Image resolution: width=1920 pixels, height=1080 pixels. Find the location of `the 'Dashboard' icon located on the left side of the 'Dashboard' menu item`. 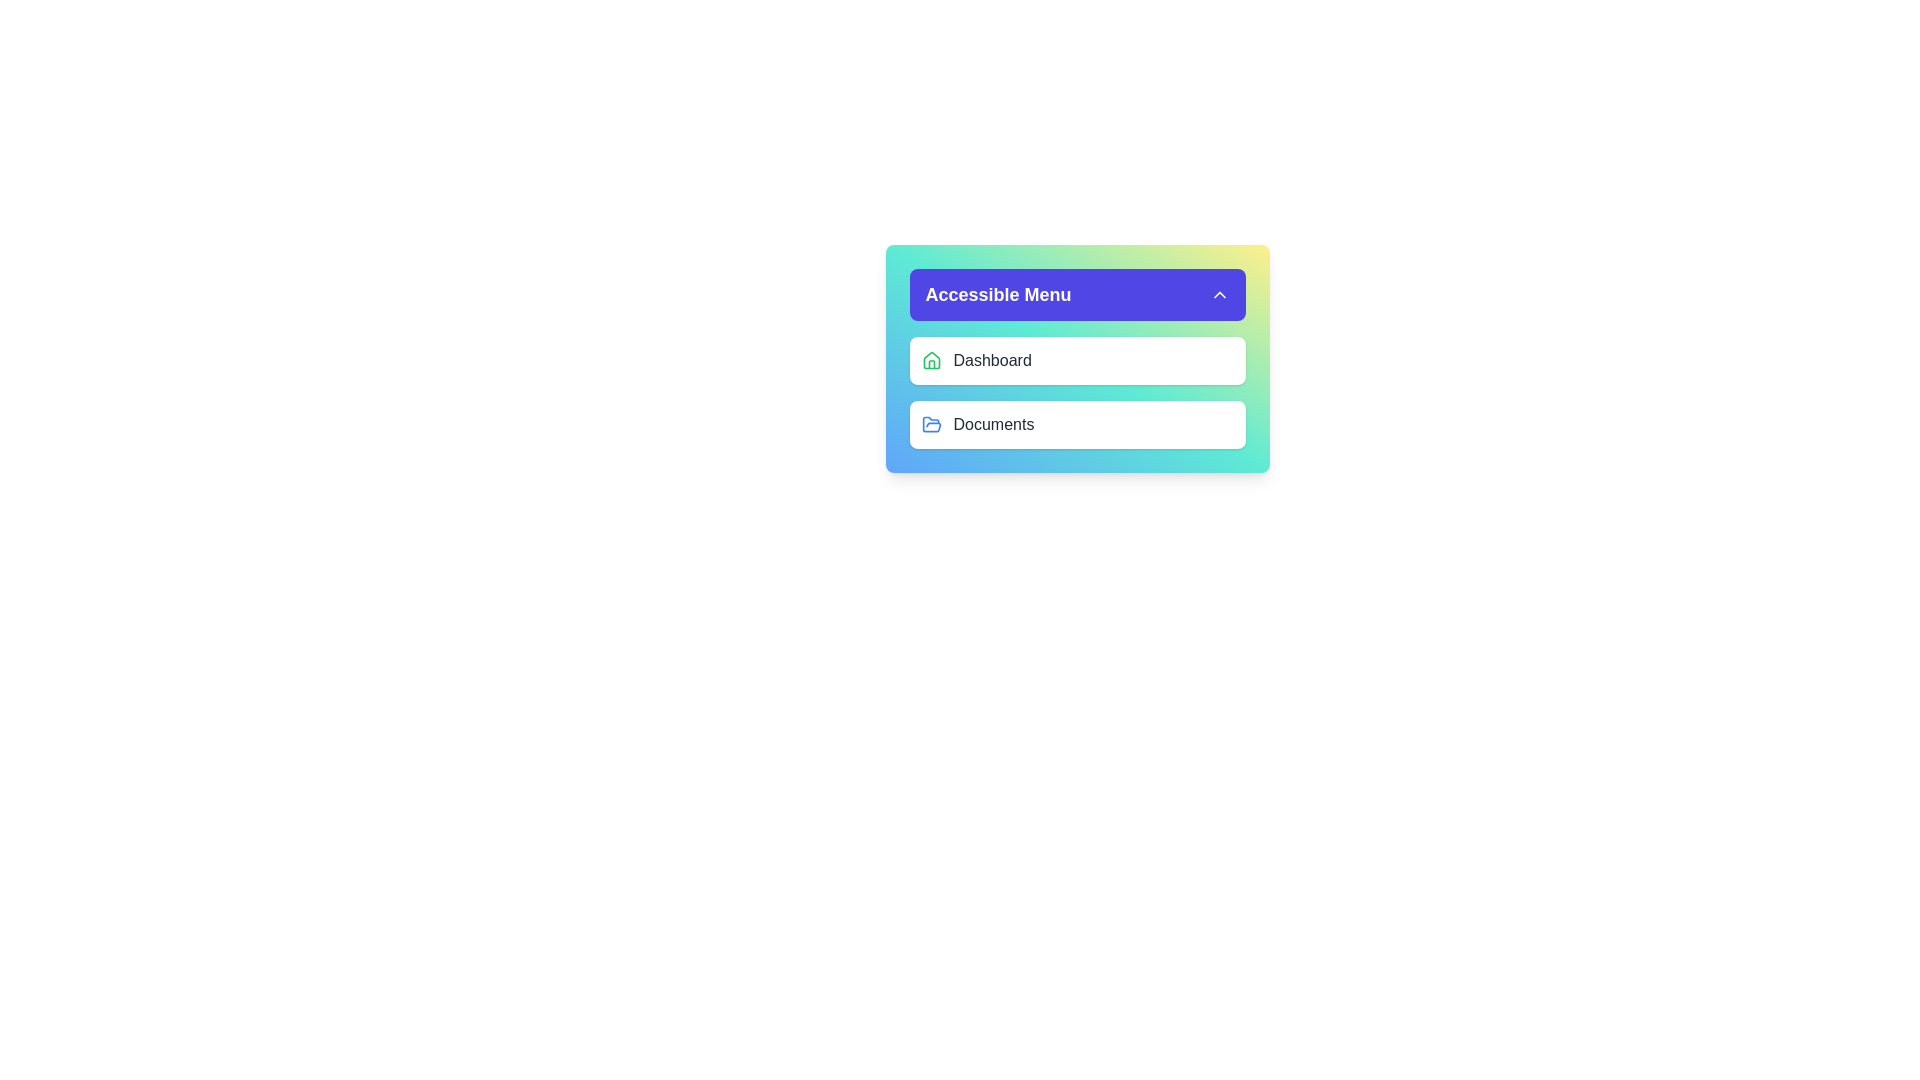

the 'Dashboard' icon located on the left side of the 'Dashboard' menu item is located at coordinates (930, 360).